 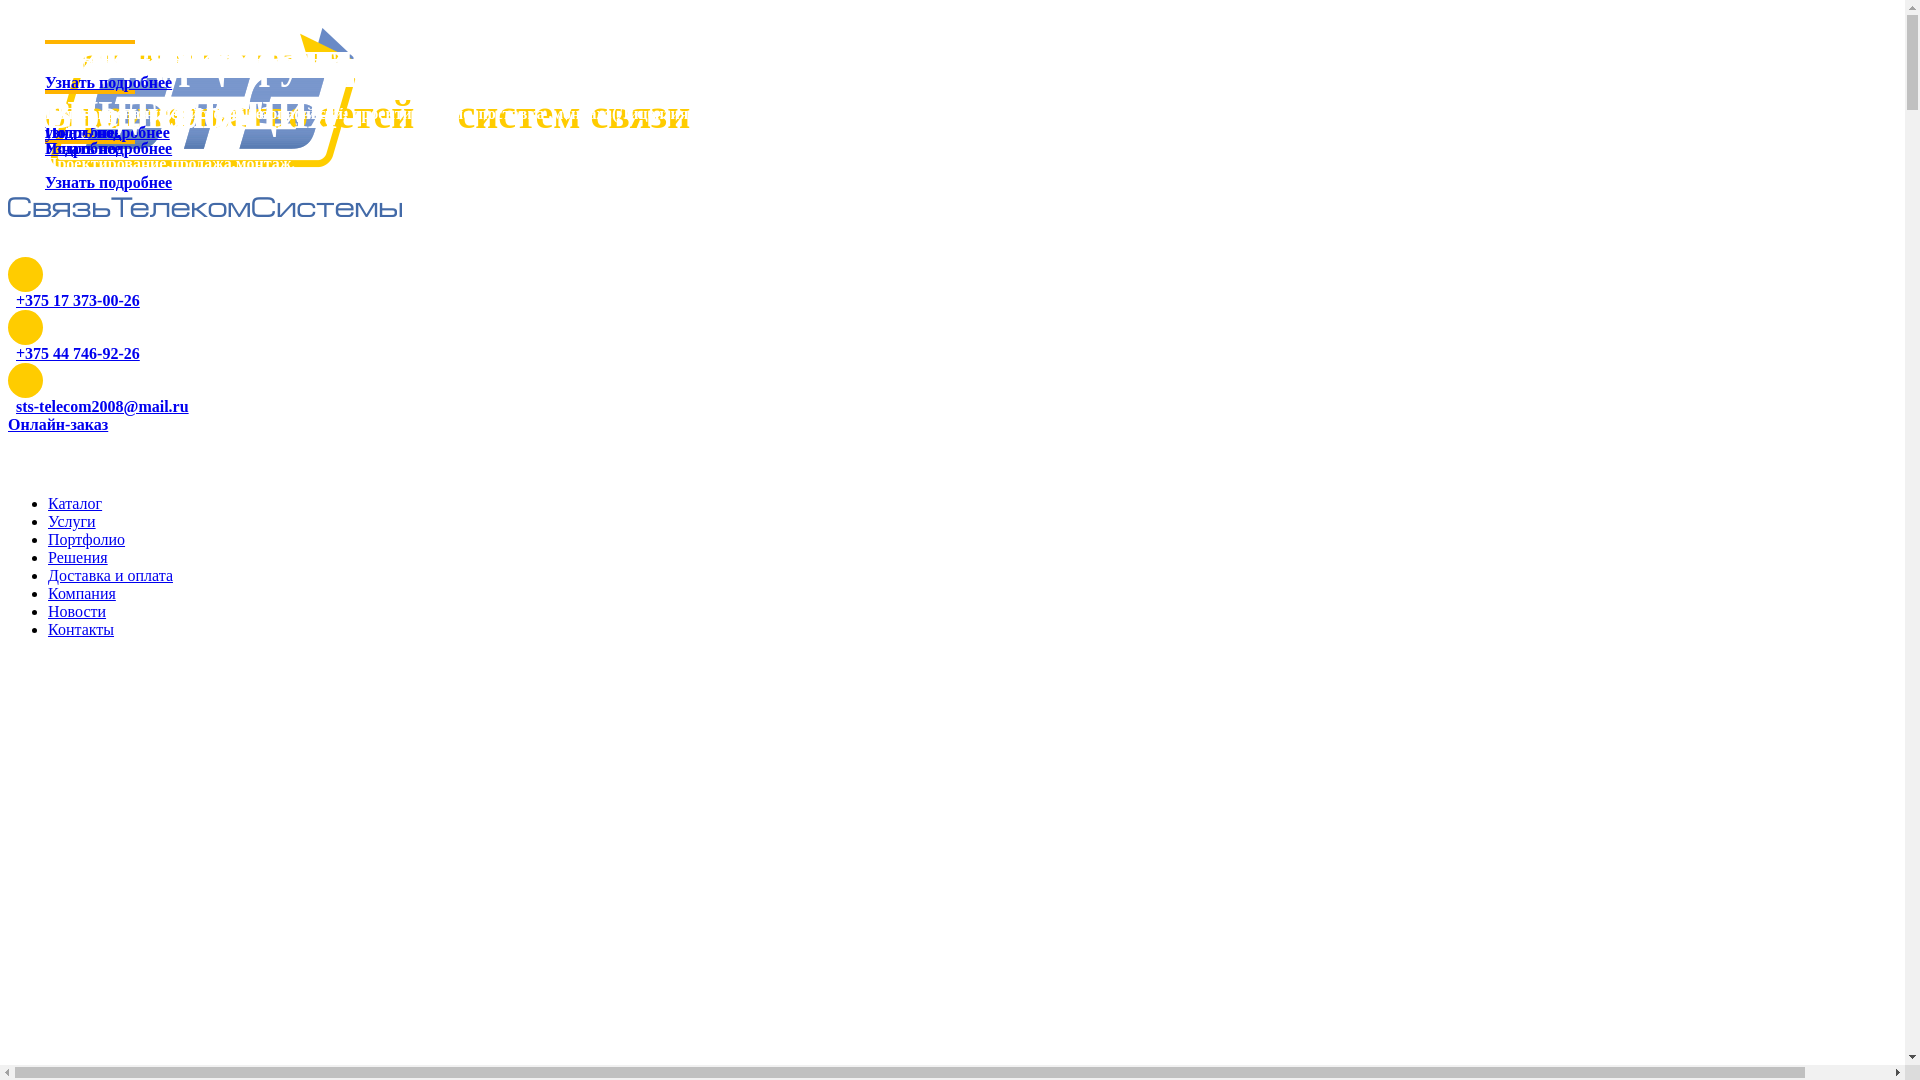 What do you see at coordinates (15, 405) in the screenshot?
I see `'sts-telecom2008@mail.ru'` at bounding box center [15, 405].